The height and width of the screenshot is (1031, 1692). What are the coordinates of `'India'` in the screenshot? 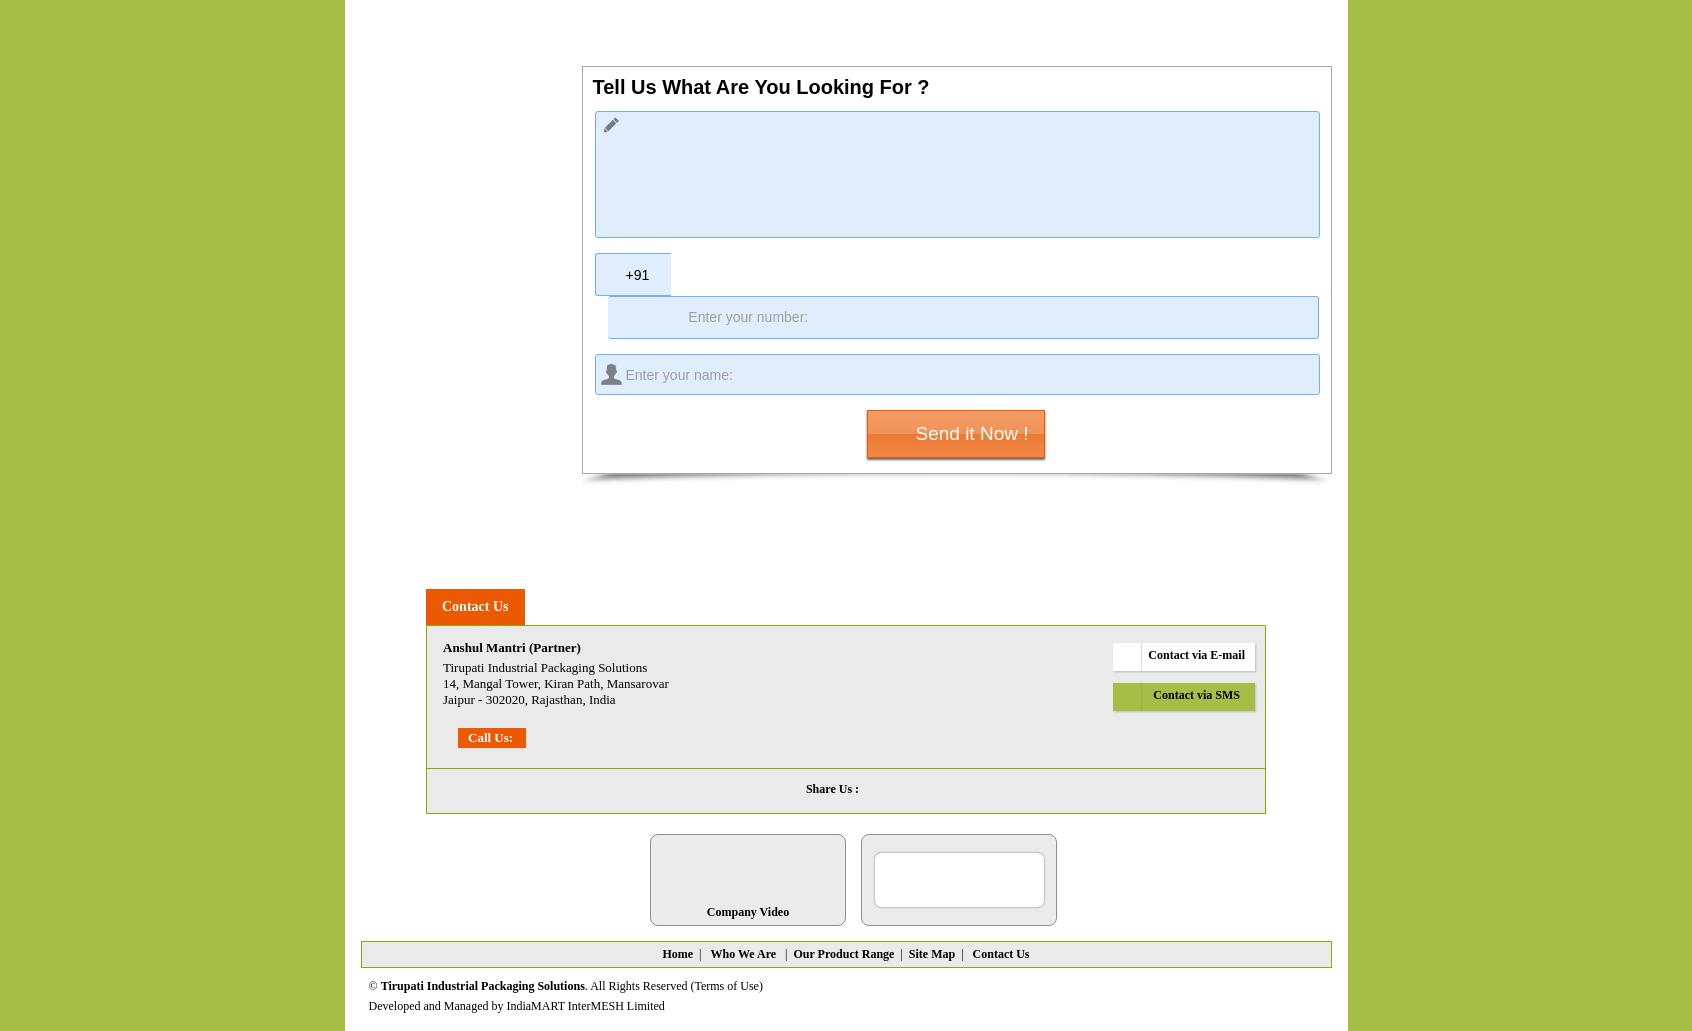 It's located at (586, 699).